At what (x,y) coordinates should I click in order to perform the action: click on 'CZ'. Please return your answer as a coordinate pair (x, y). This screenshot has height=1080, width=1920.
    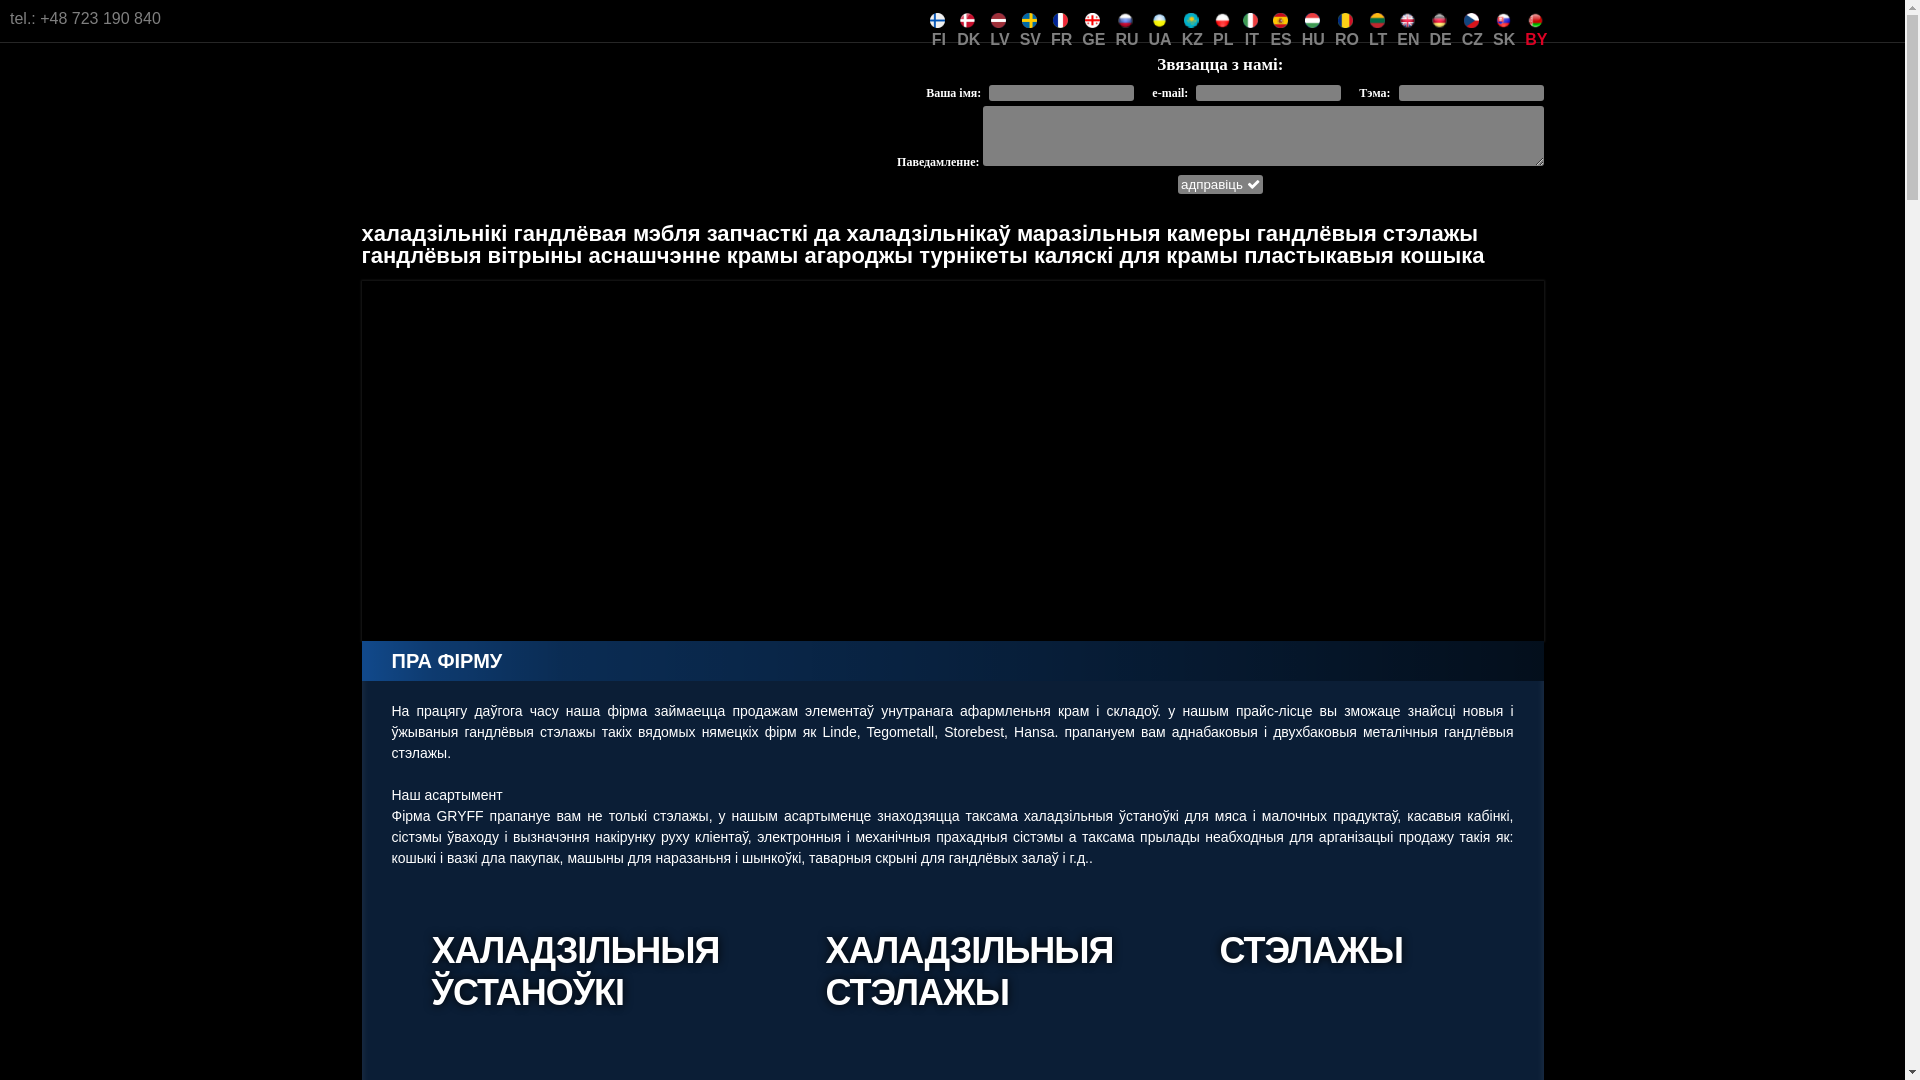
    Looking at the image, I should click on (1472, 19).